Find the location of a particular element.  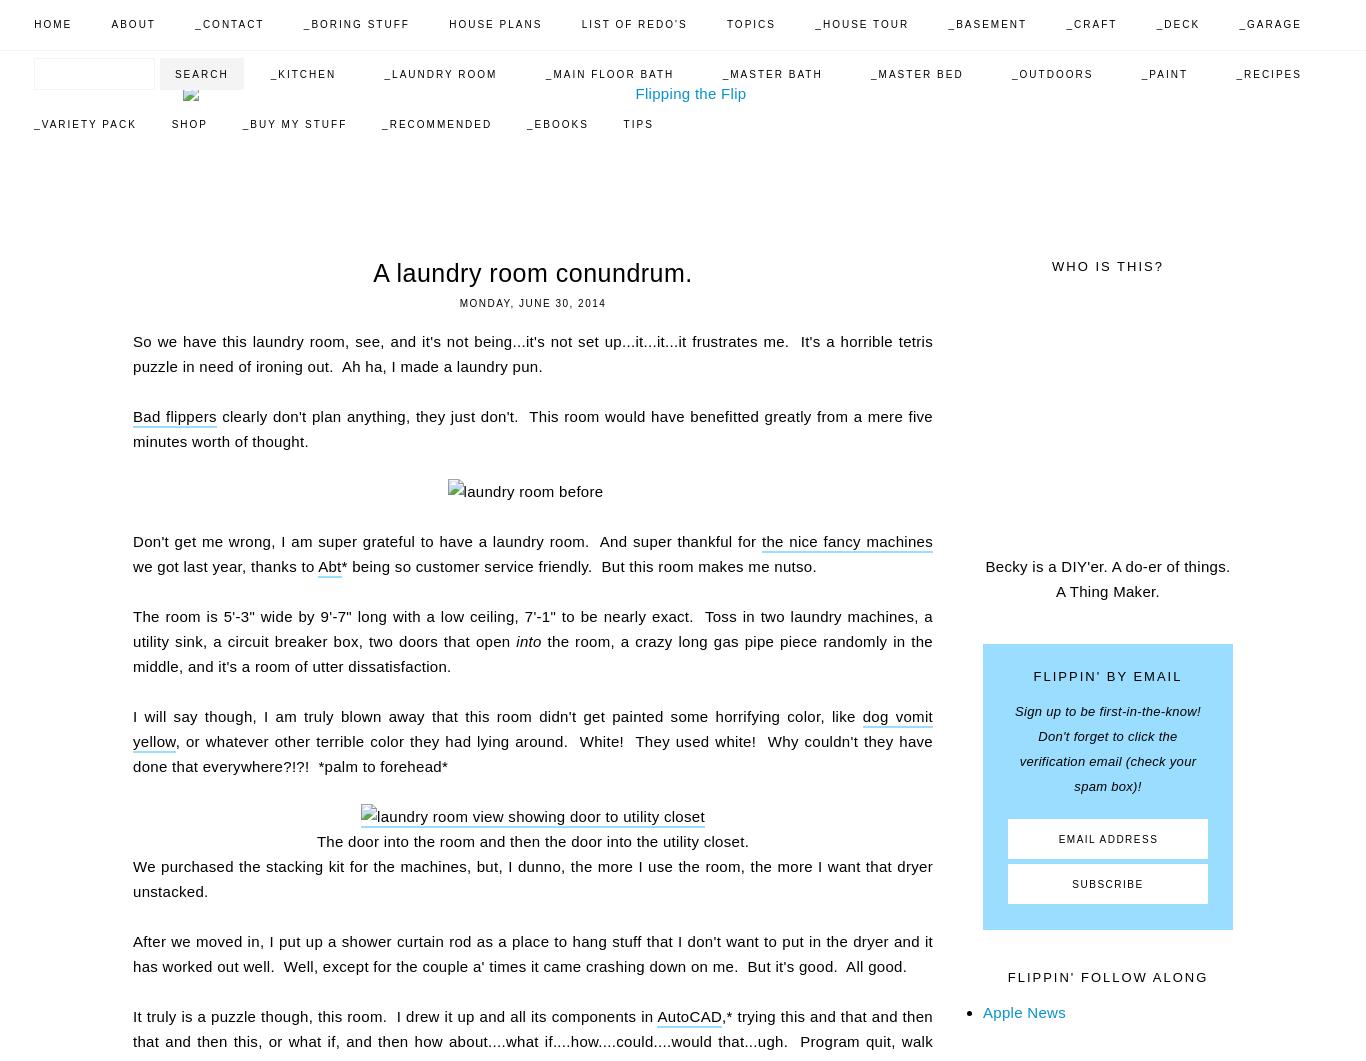

'Flippin' Follow Along' is located at coordinates (1106, 976).